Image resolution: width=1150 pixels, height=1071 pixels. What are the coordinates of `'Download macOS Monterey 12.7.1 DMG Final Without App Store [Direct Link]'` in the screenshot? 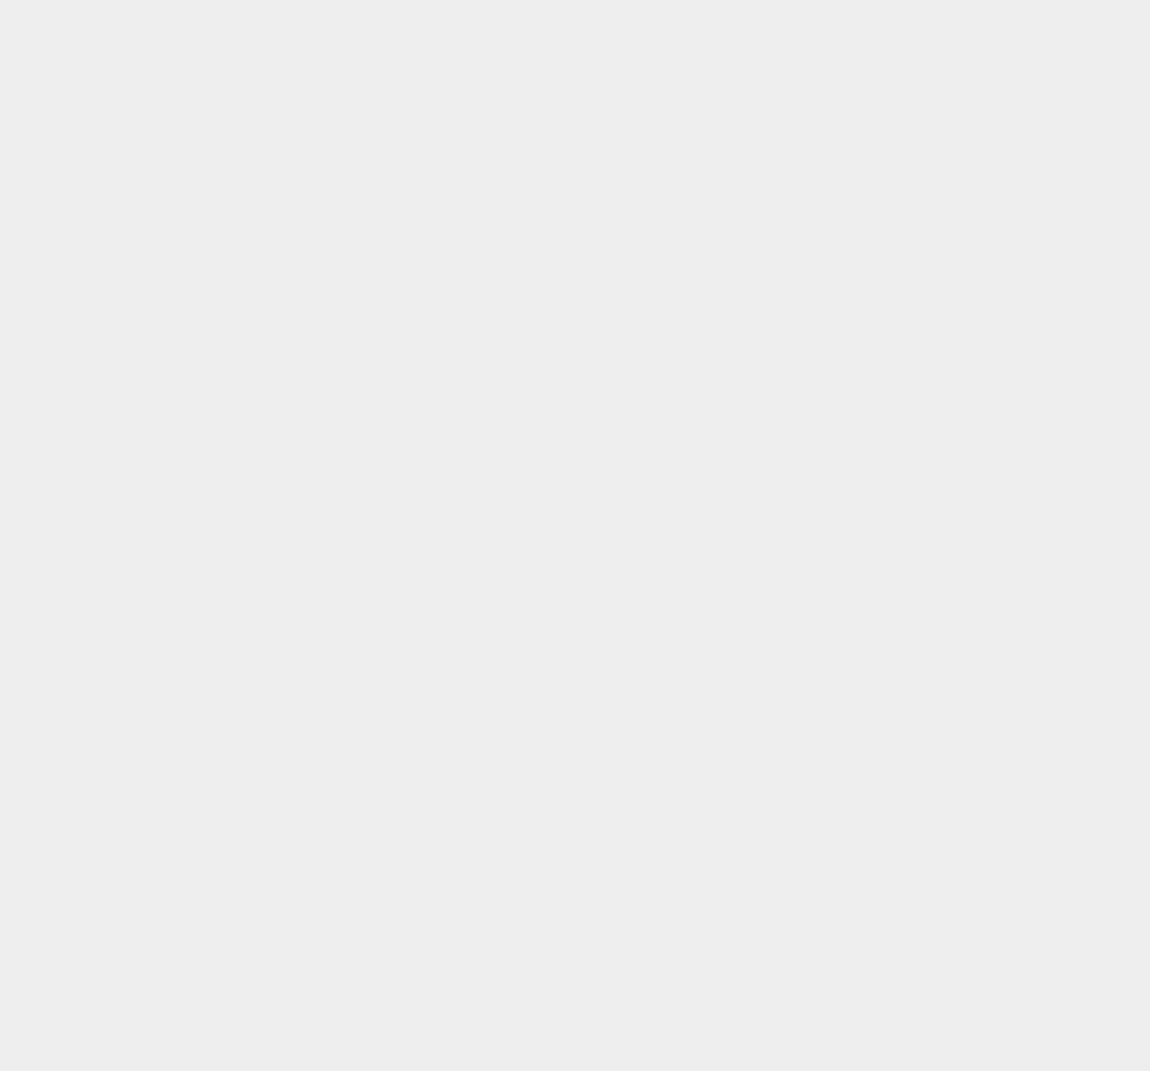 It's located at (976, 349).